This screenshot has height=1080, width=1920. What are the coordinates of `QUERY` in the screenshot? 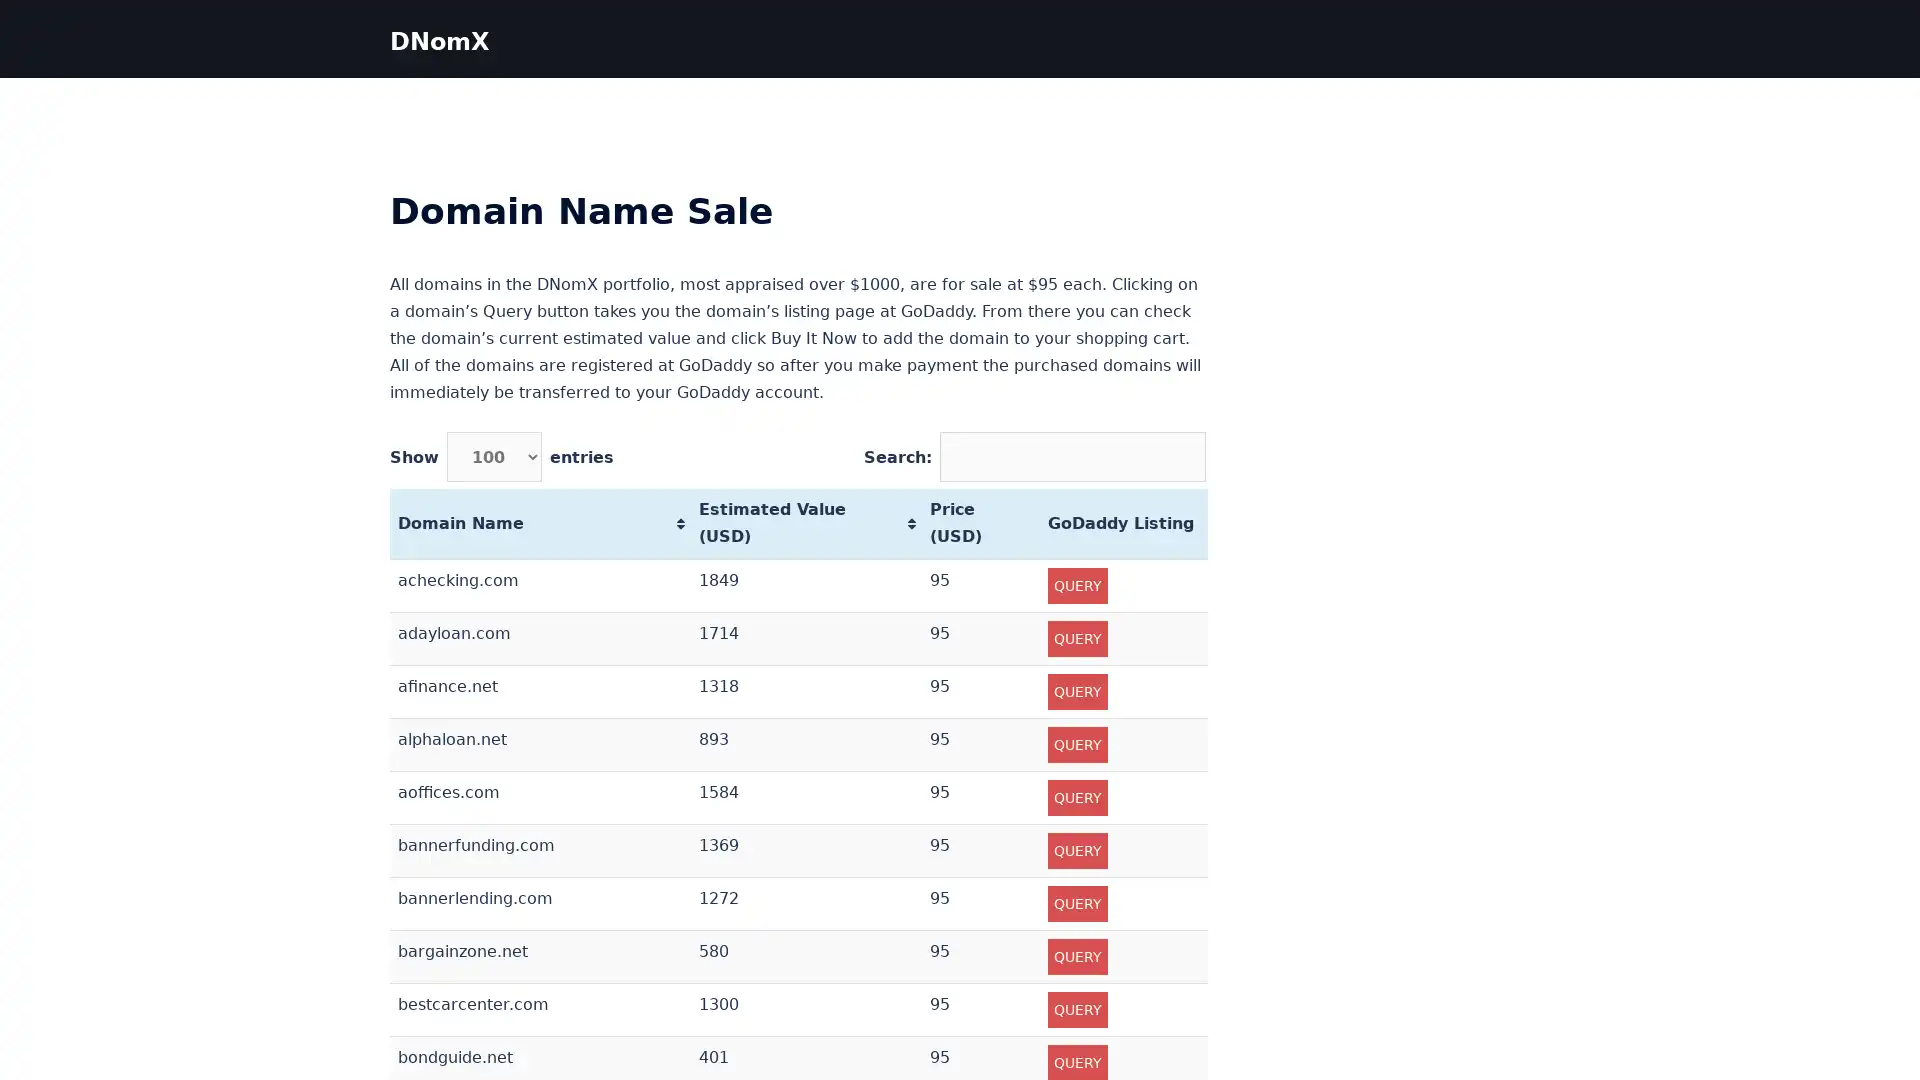 It's located at (1075, 903).